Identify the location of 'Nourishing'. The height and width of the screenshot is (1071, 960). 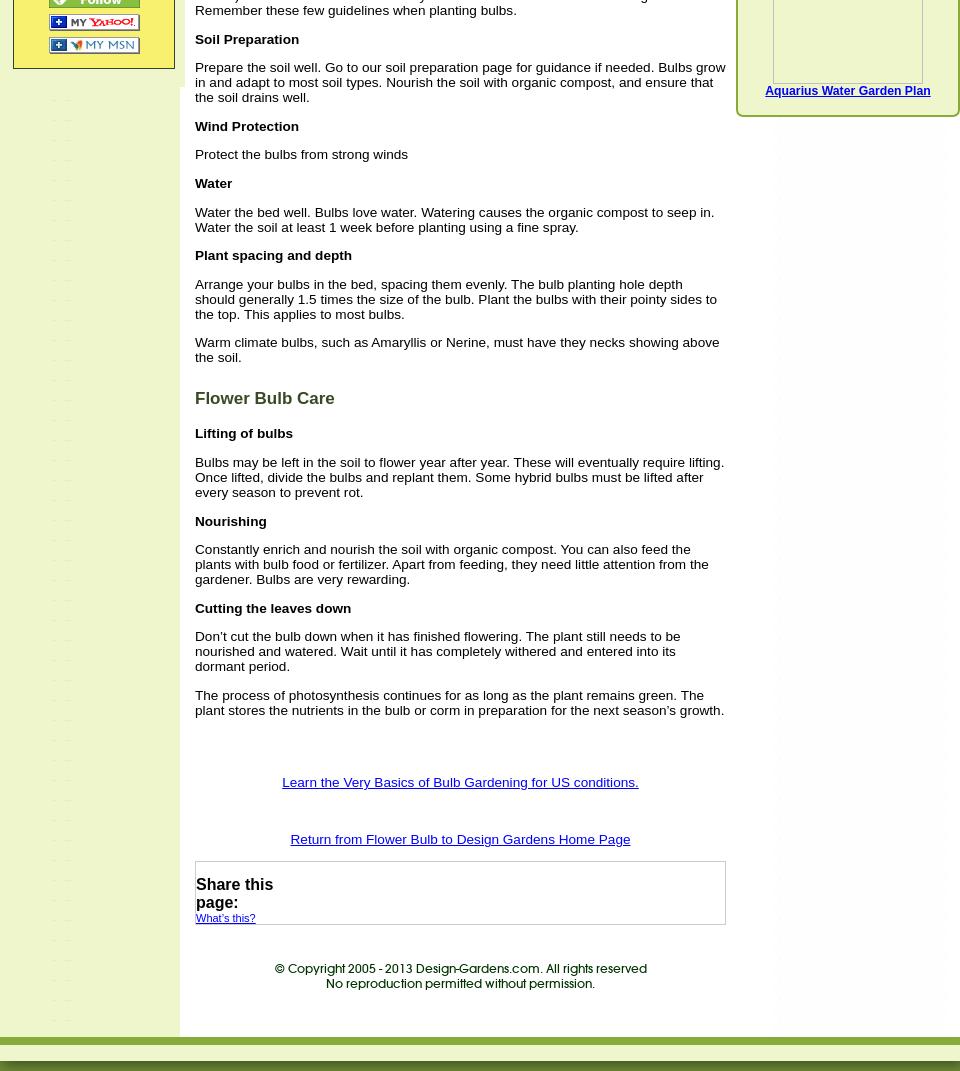
(194, 519).